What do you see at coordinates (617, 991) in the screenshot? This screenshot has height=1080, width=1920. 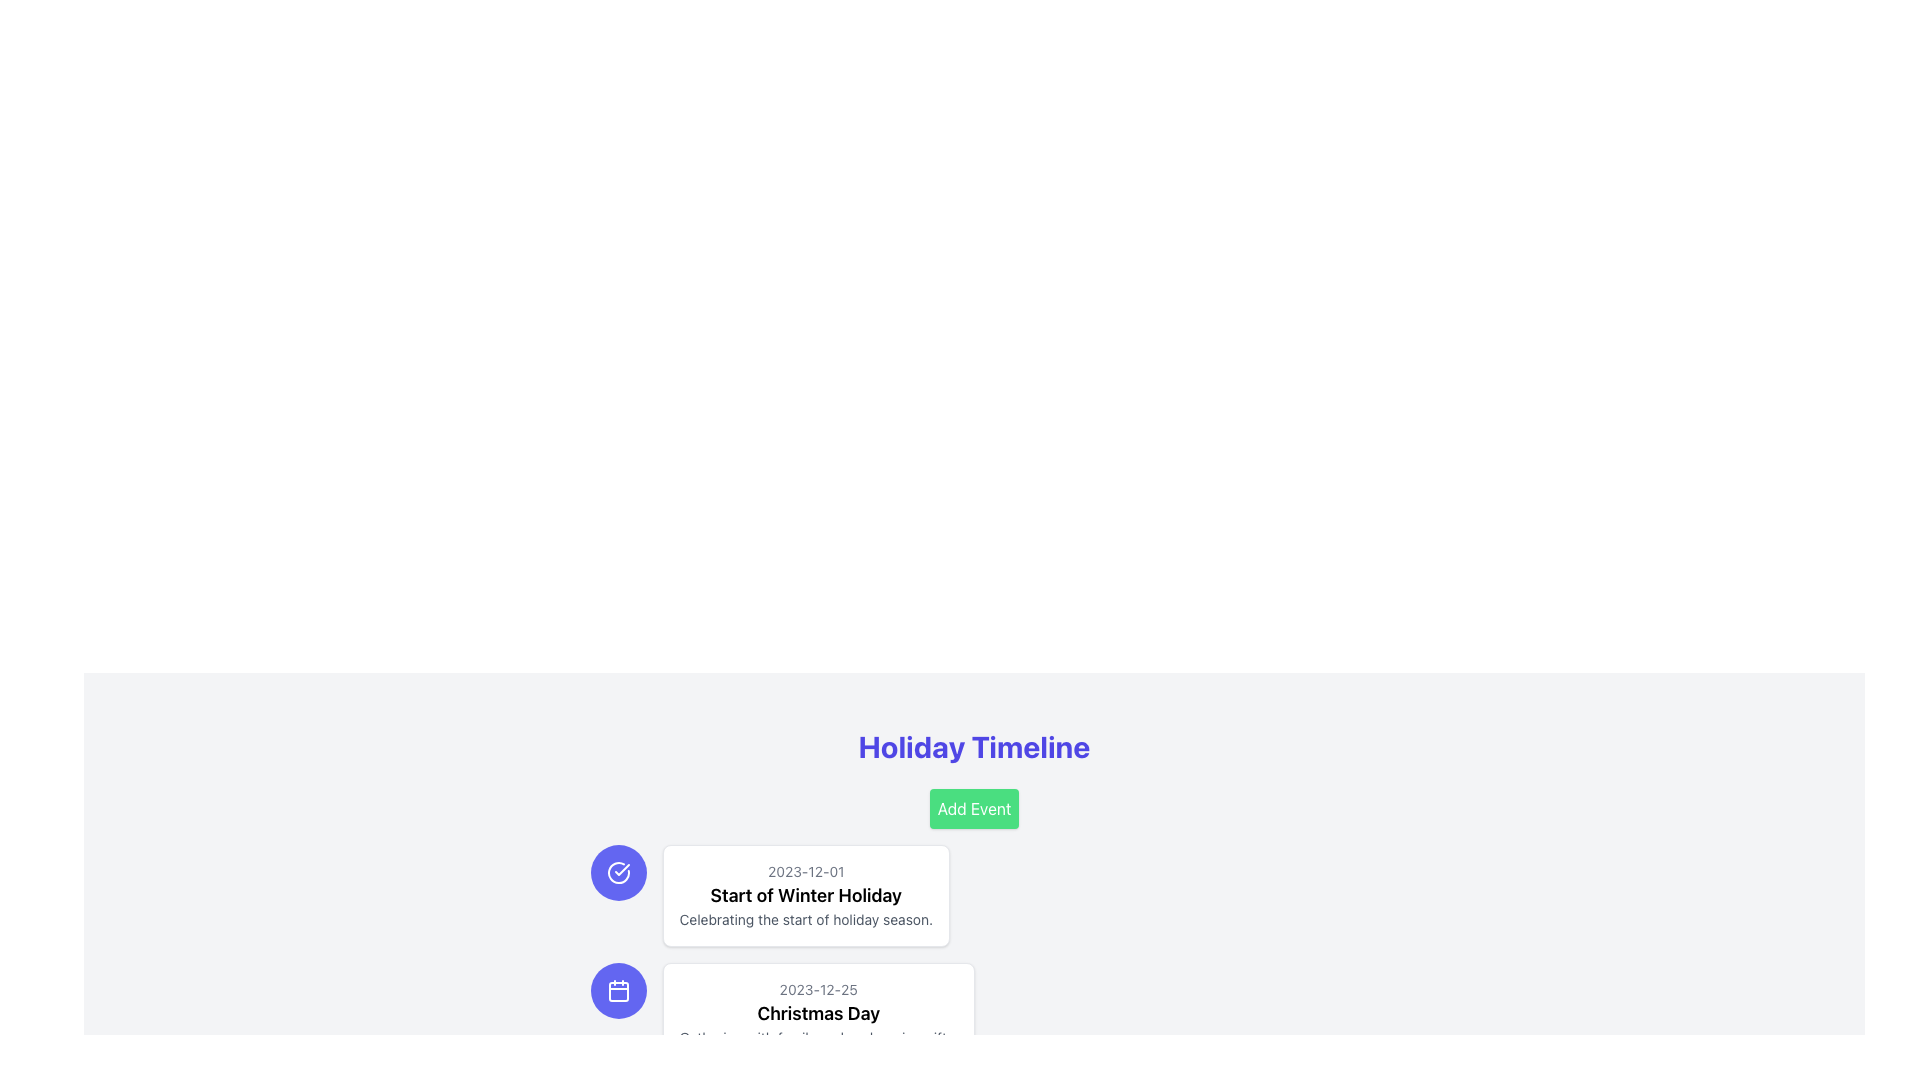 I see `the calendar icon with a square outline and purple circular background located beneath the top event marker on the left-hand side of the timeline interface for more details` at bounding box center [617, 991].